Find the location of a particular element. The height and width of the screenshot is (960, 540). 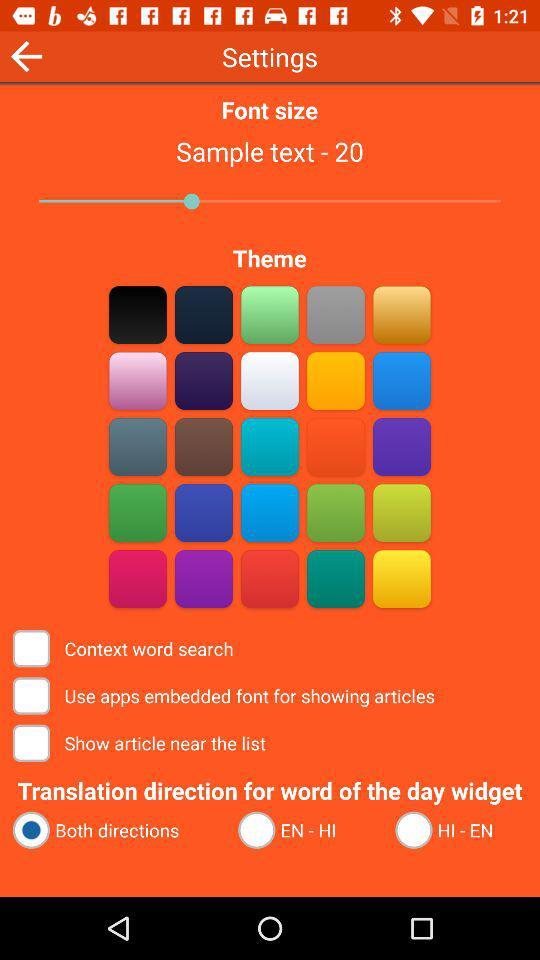

make purple the background color is located at coordinates (401, 446).